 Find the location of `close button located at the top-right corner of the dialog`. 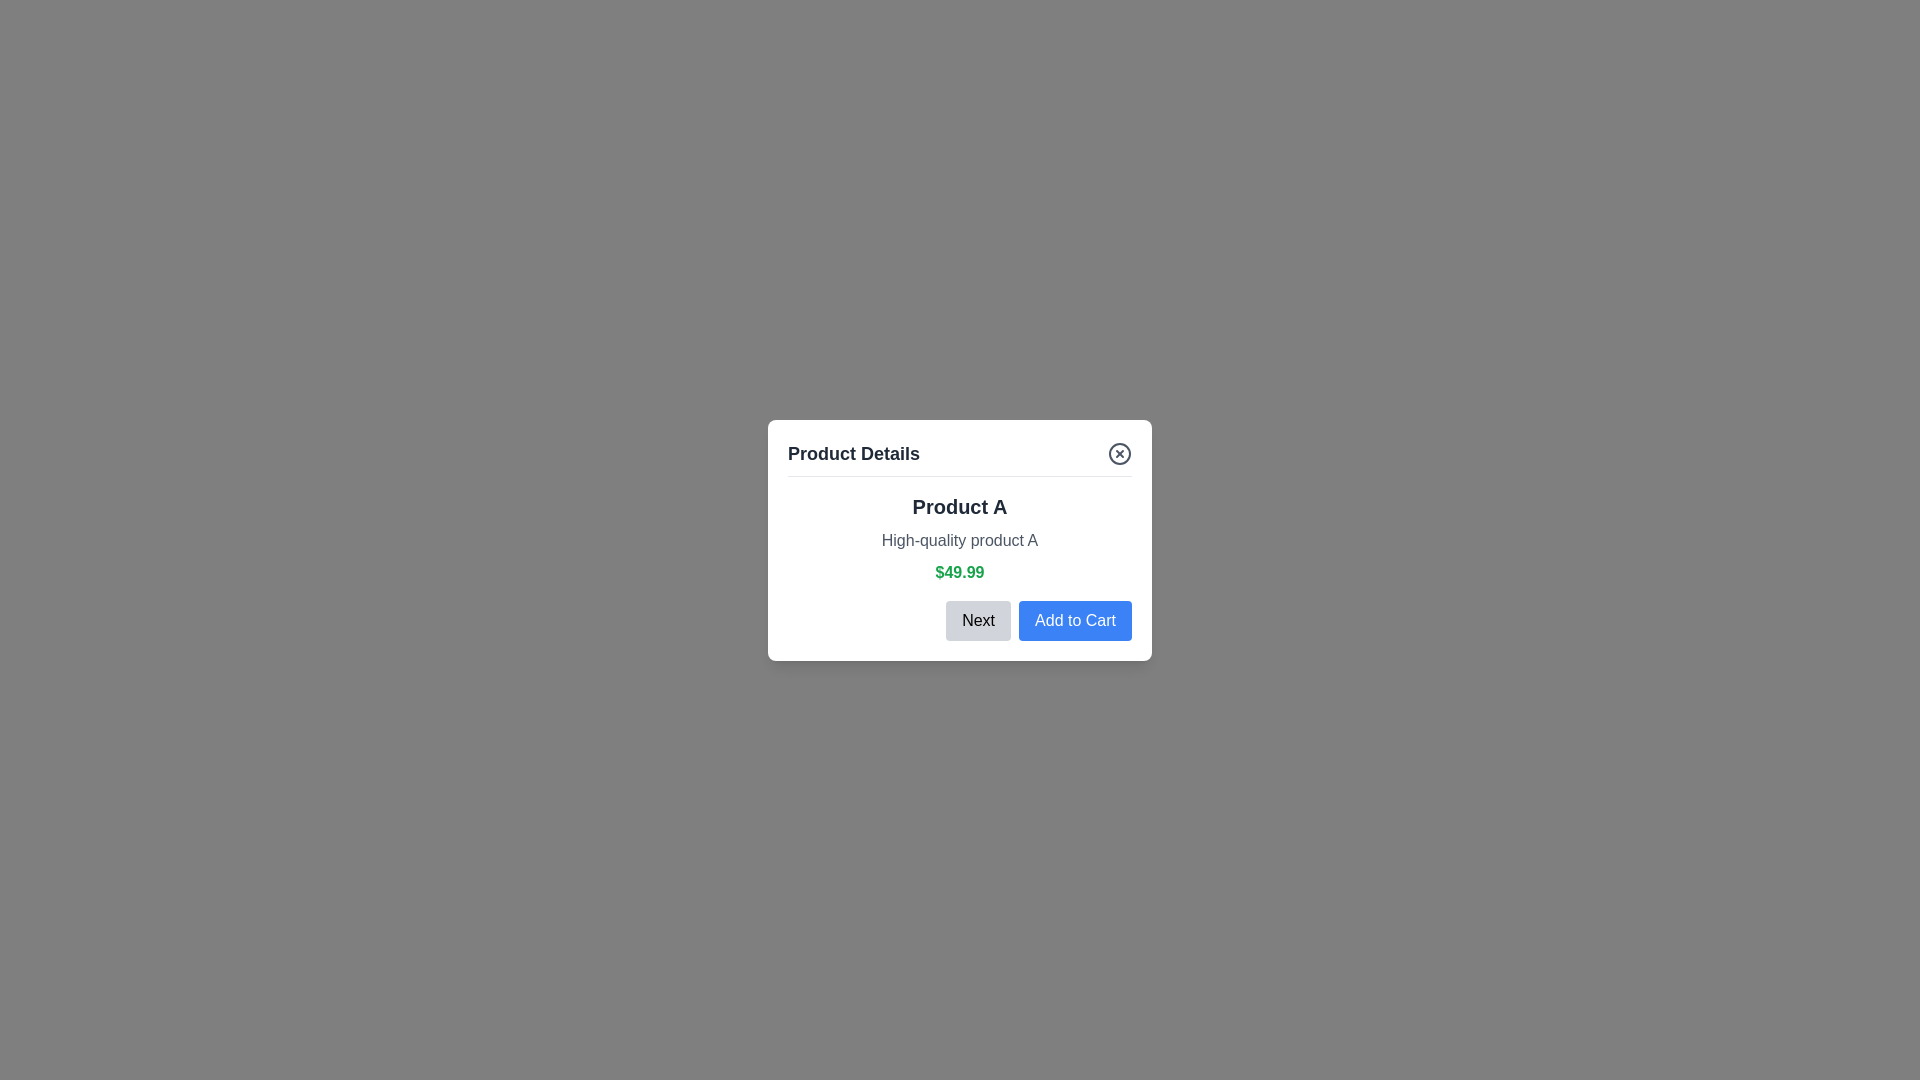

close button located at the top-right corner of the dialog is located at coordinates (1118, 453).